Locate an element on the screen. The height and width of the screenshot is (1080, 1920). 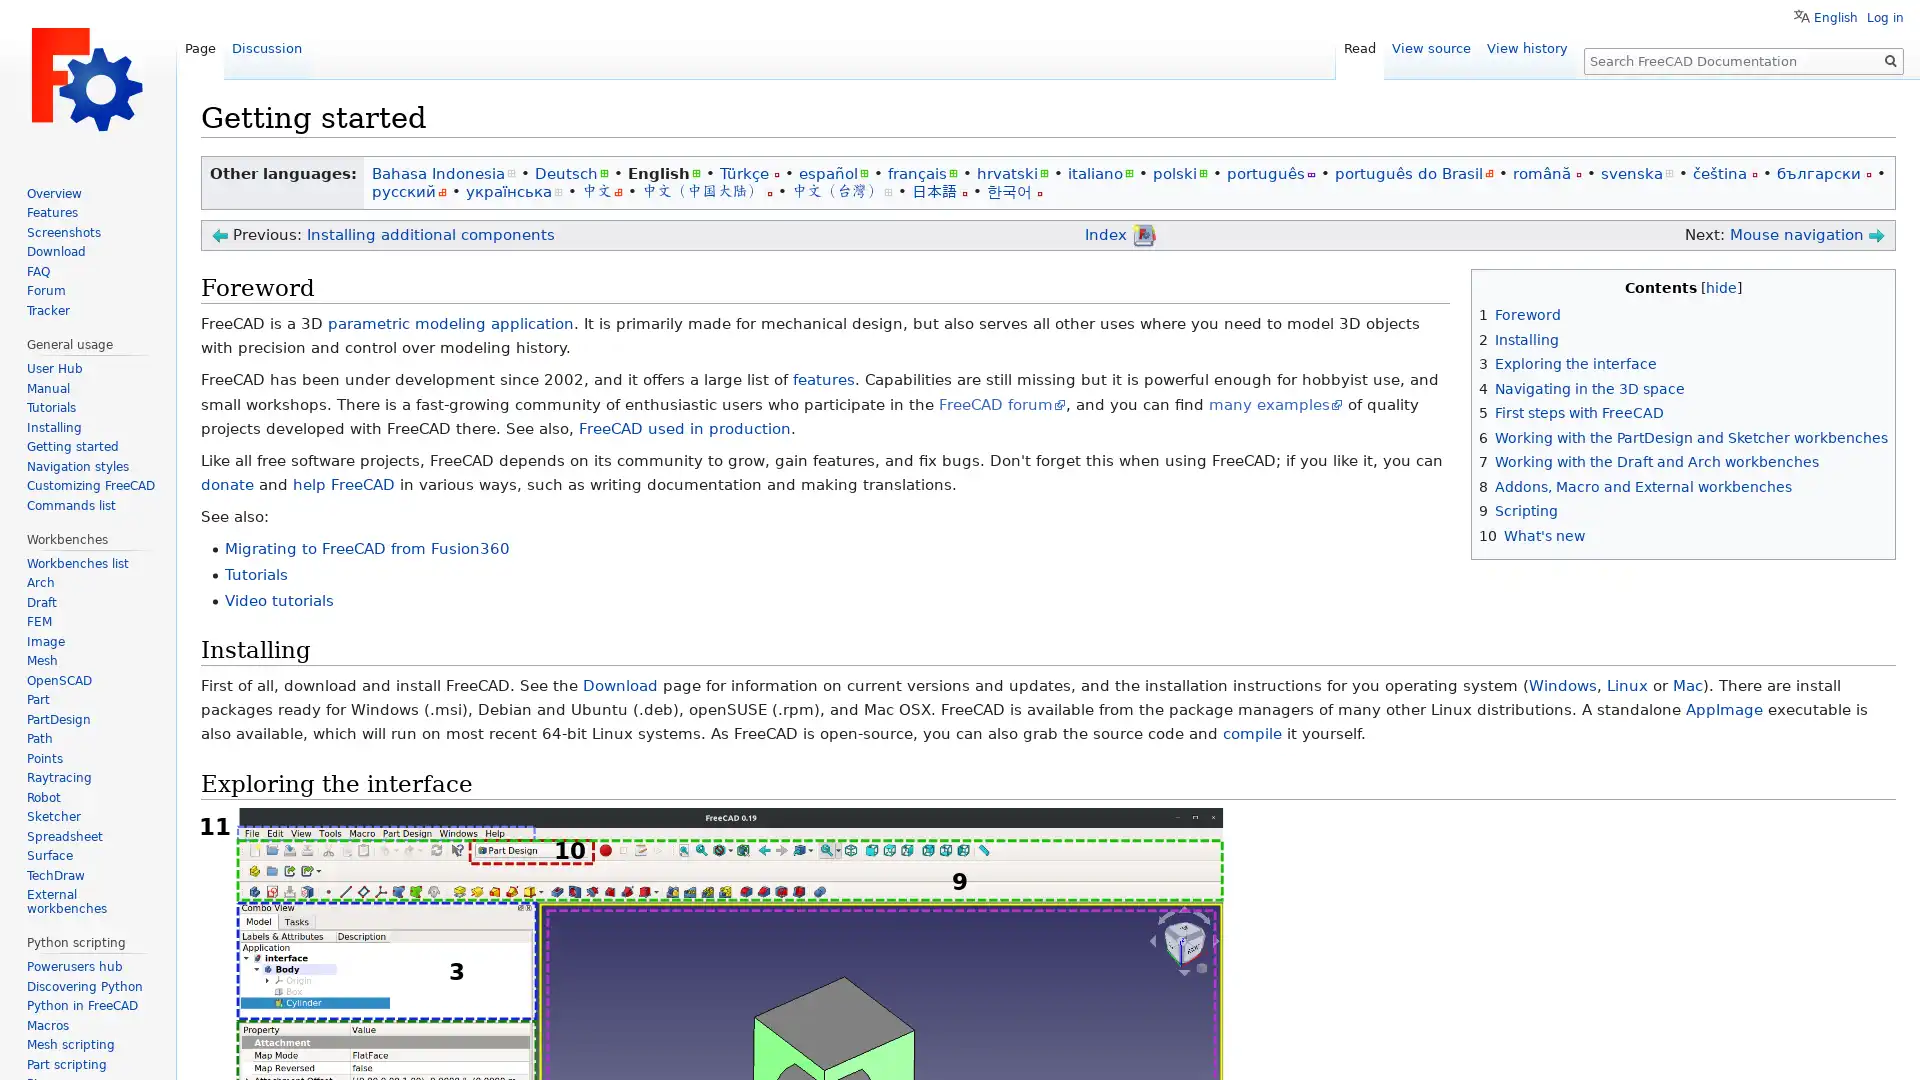
Go is located at coordinates (1890, 60).